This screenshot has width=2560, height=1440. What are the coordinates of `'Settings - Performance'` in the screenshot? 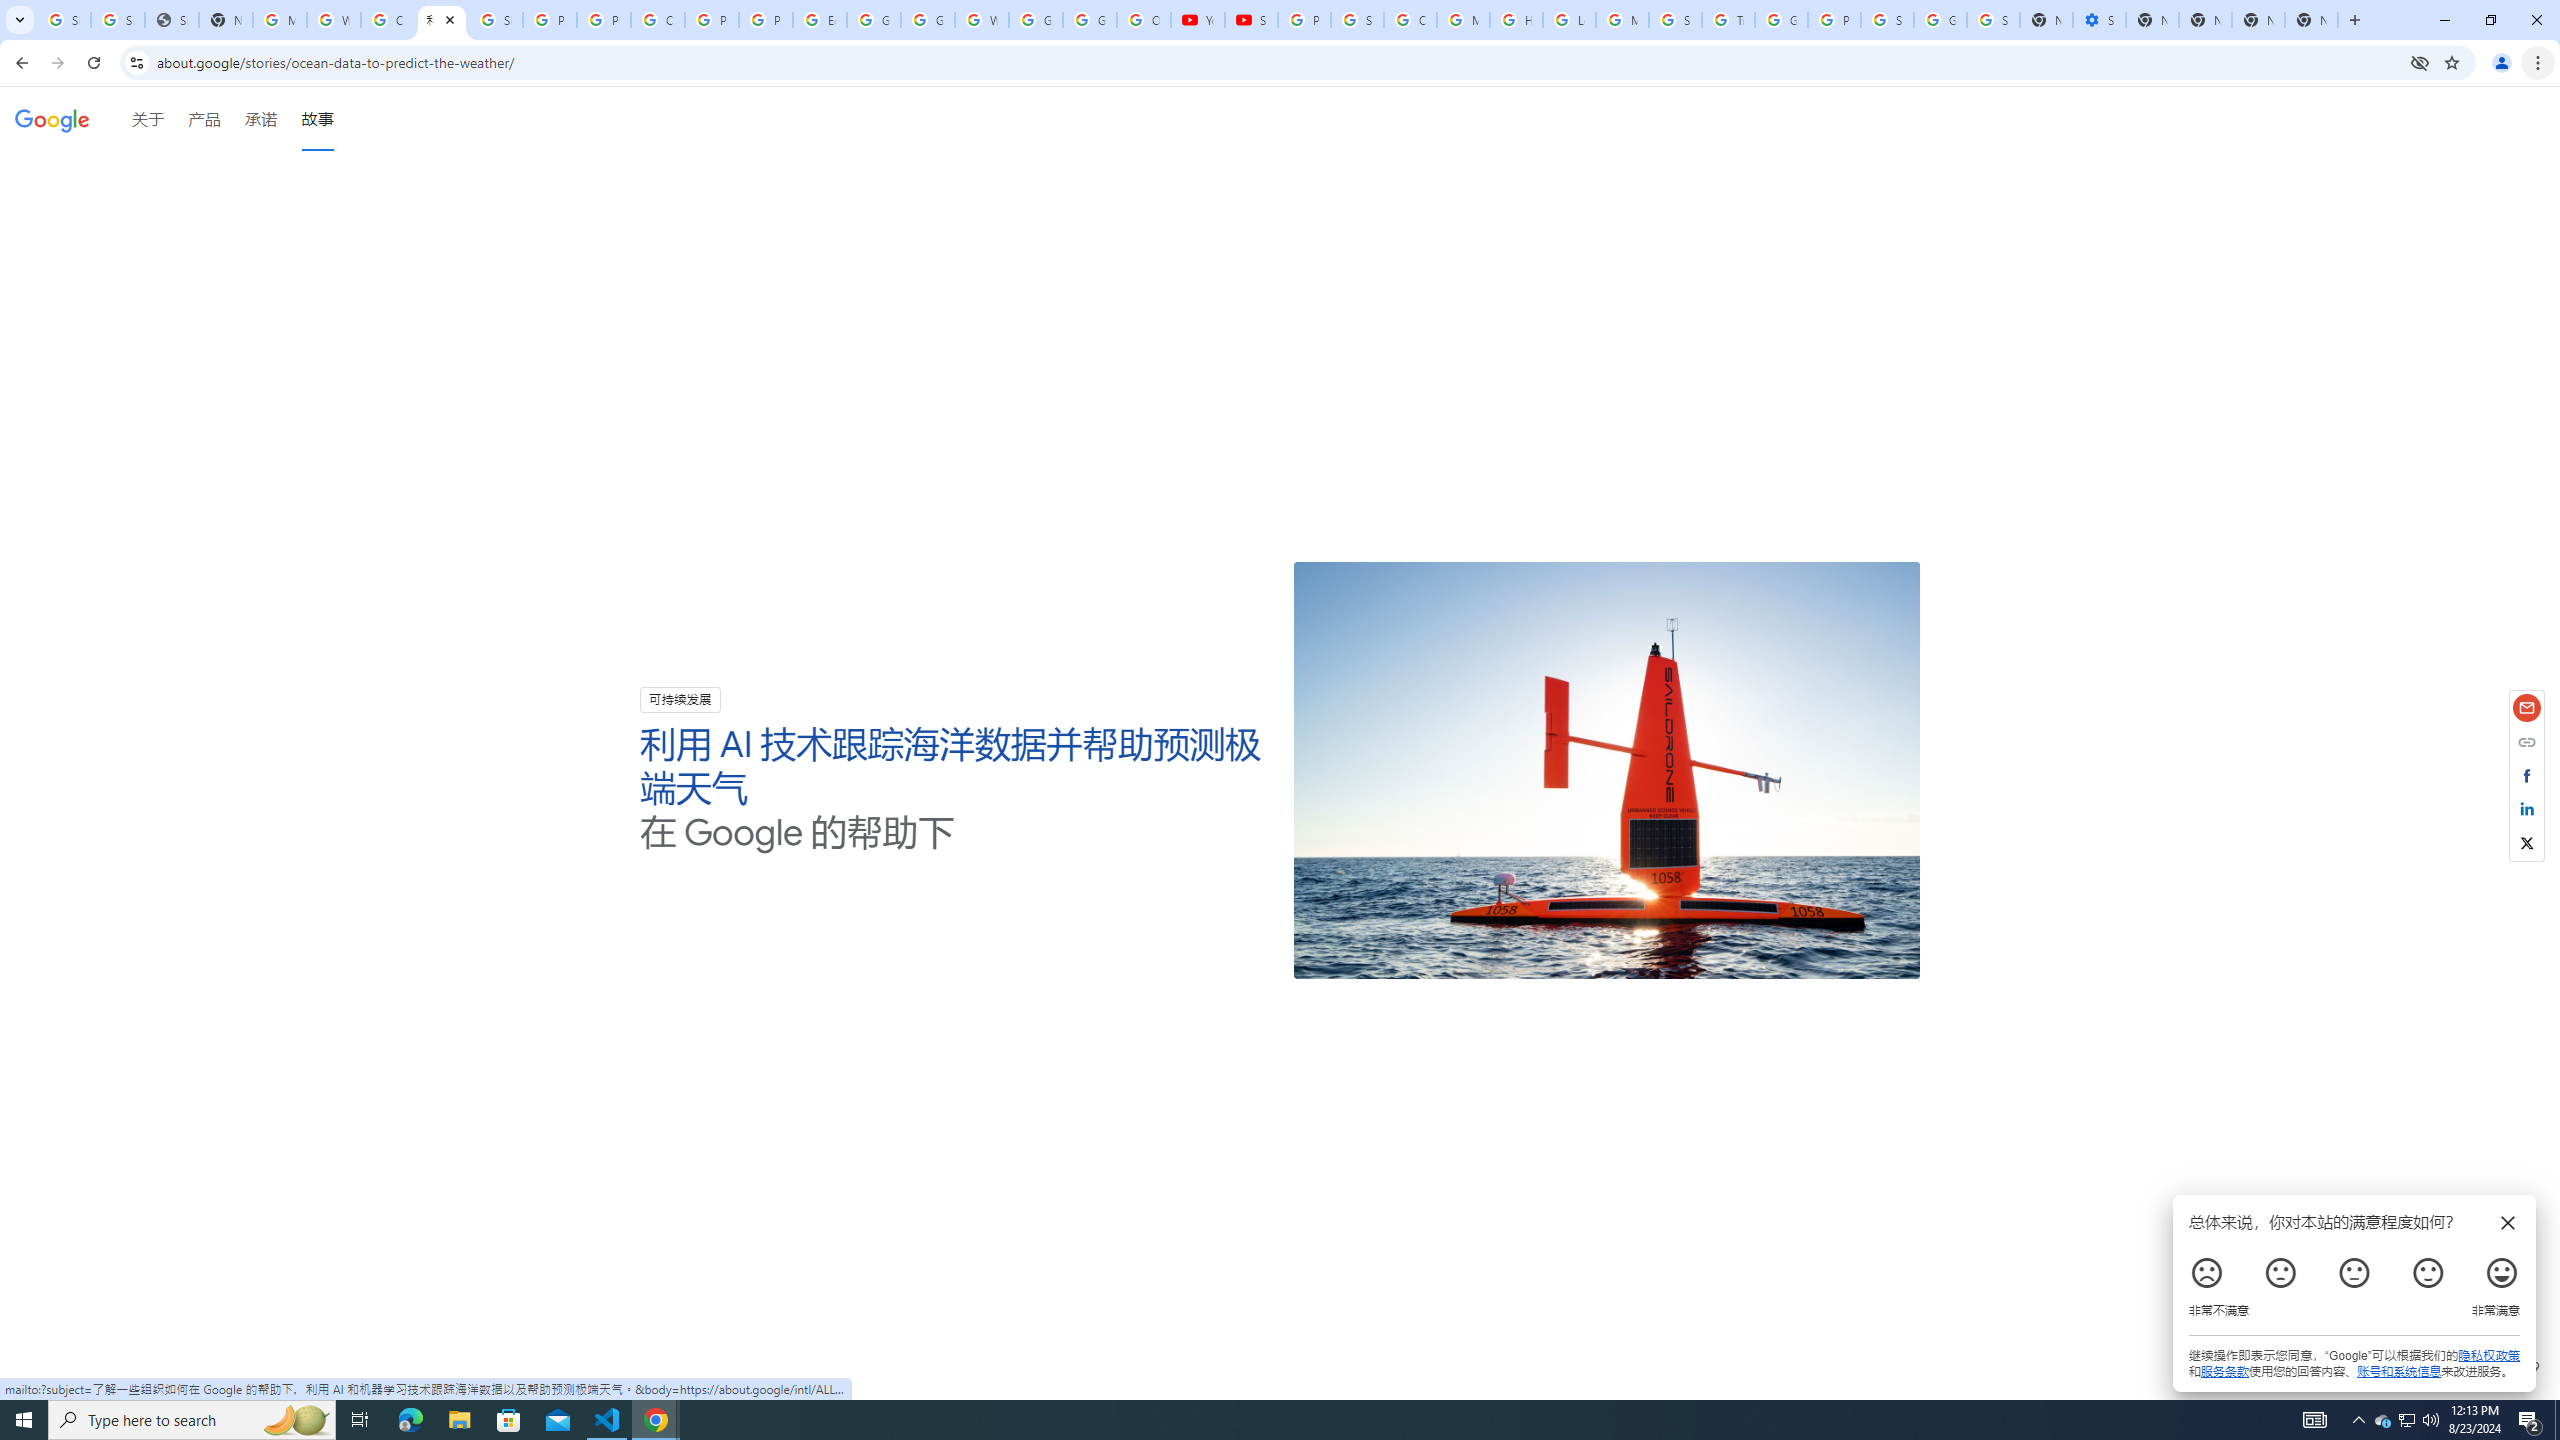 It's located at (2099, 19).